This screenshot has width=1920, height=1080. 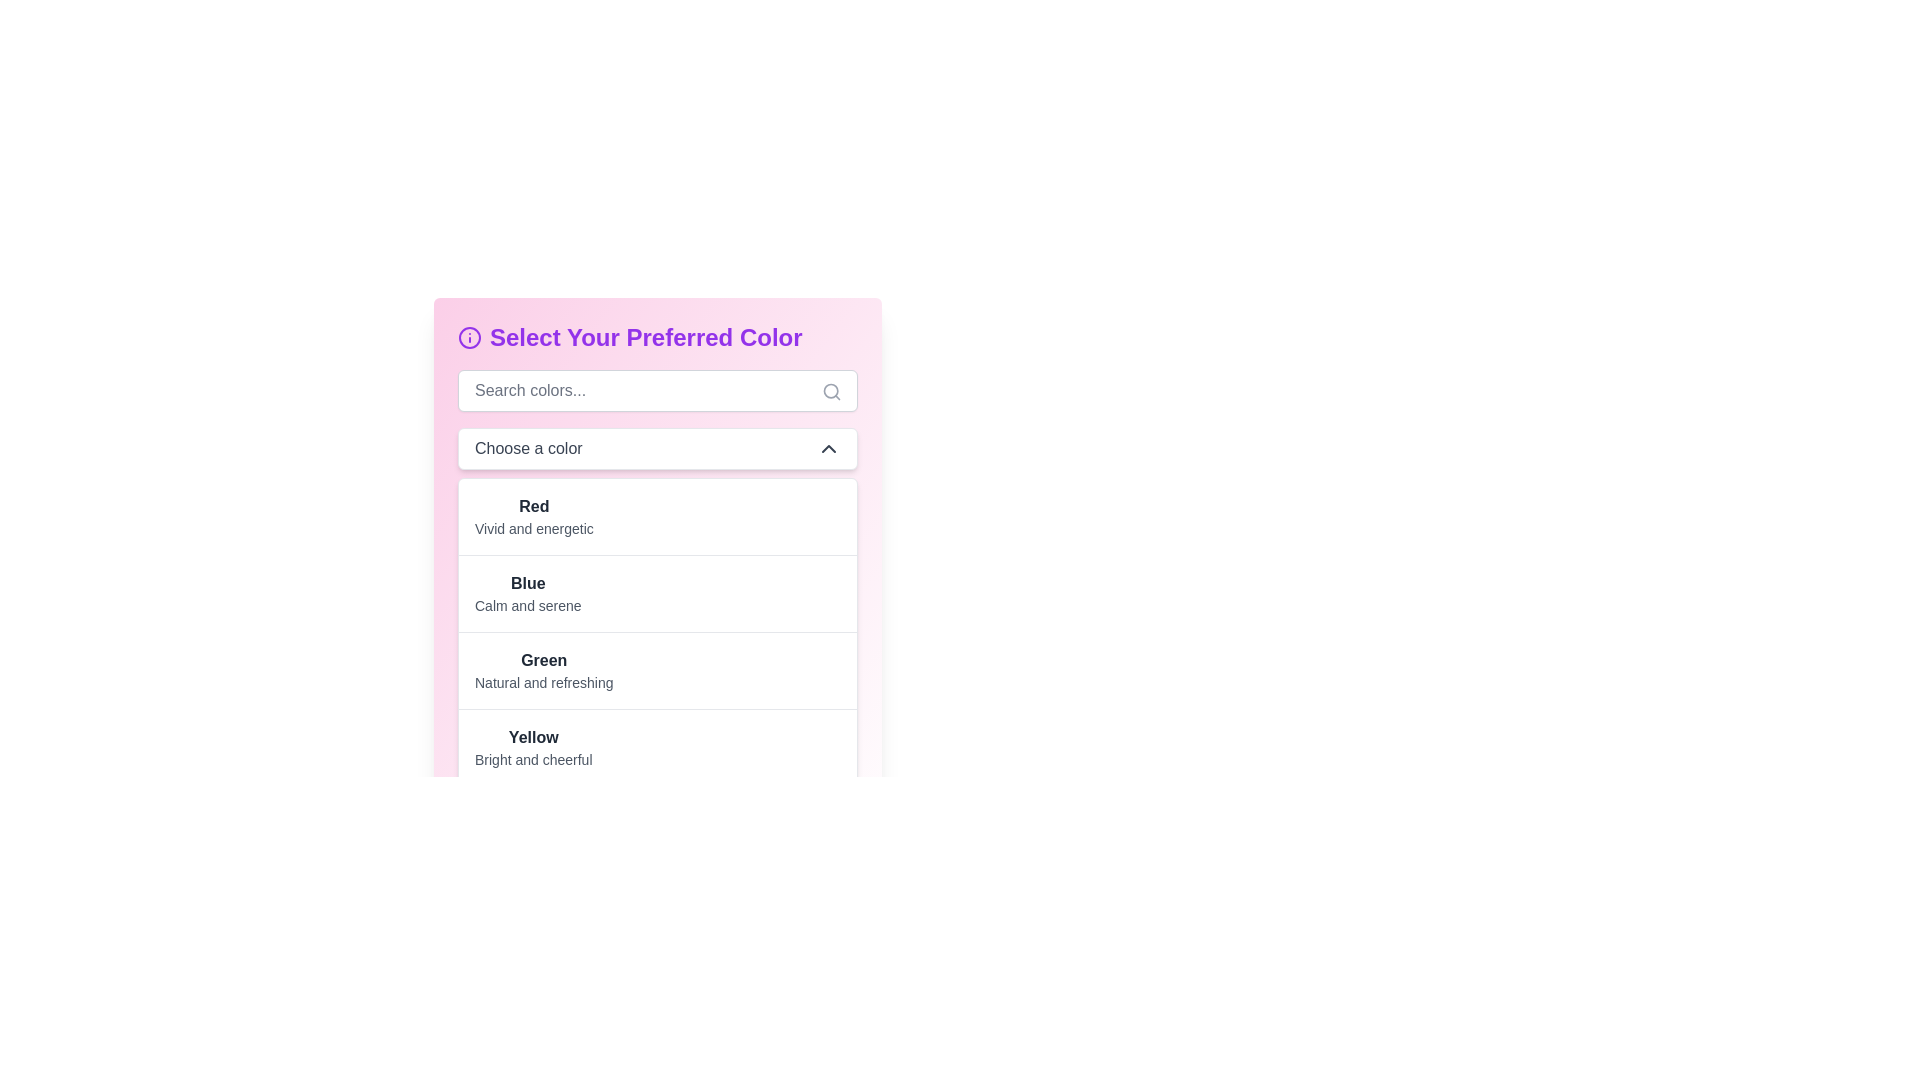 I want to click on the List item between 'Blue' and 'Yellow' in the color picker interface, so click(x=531, y=825).